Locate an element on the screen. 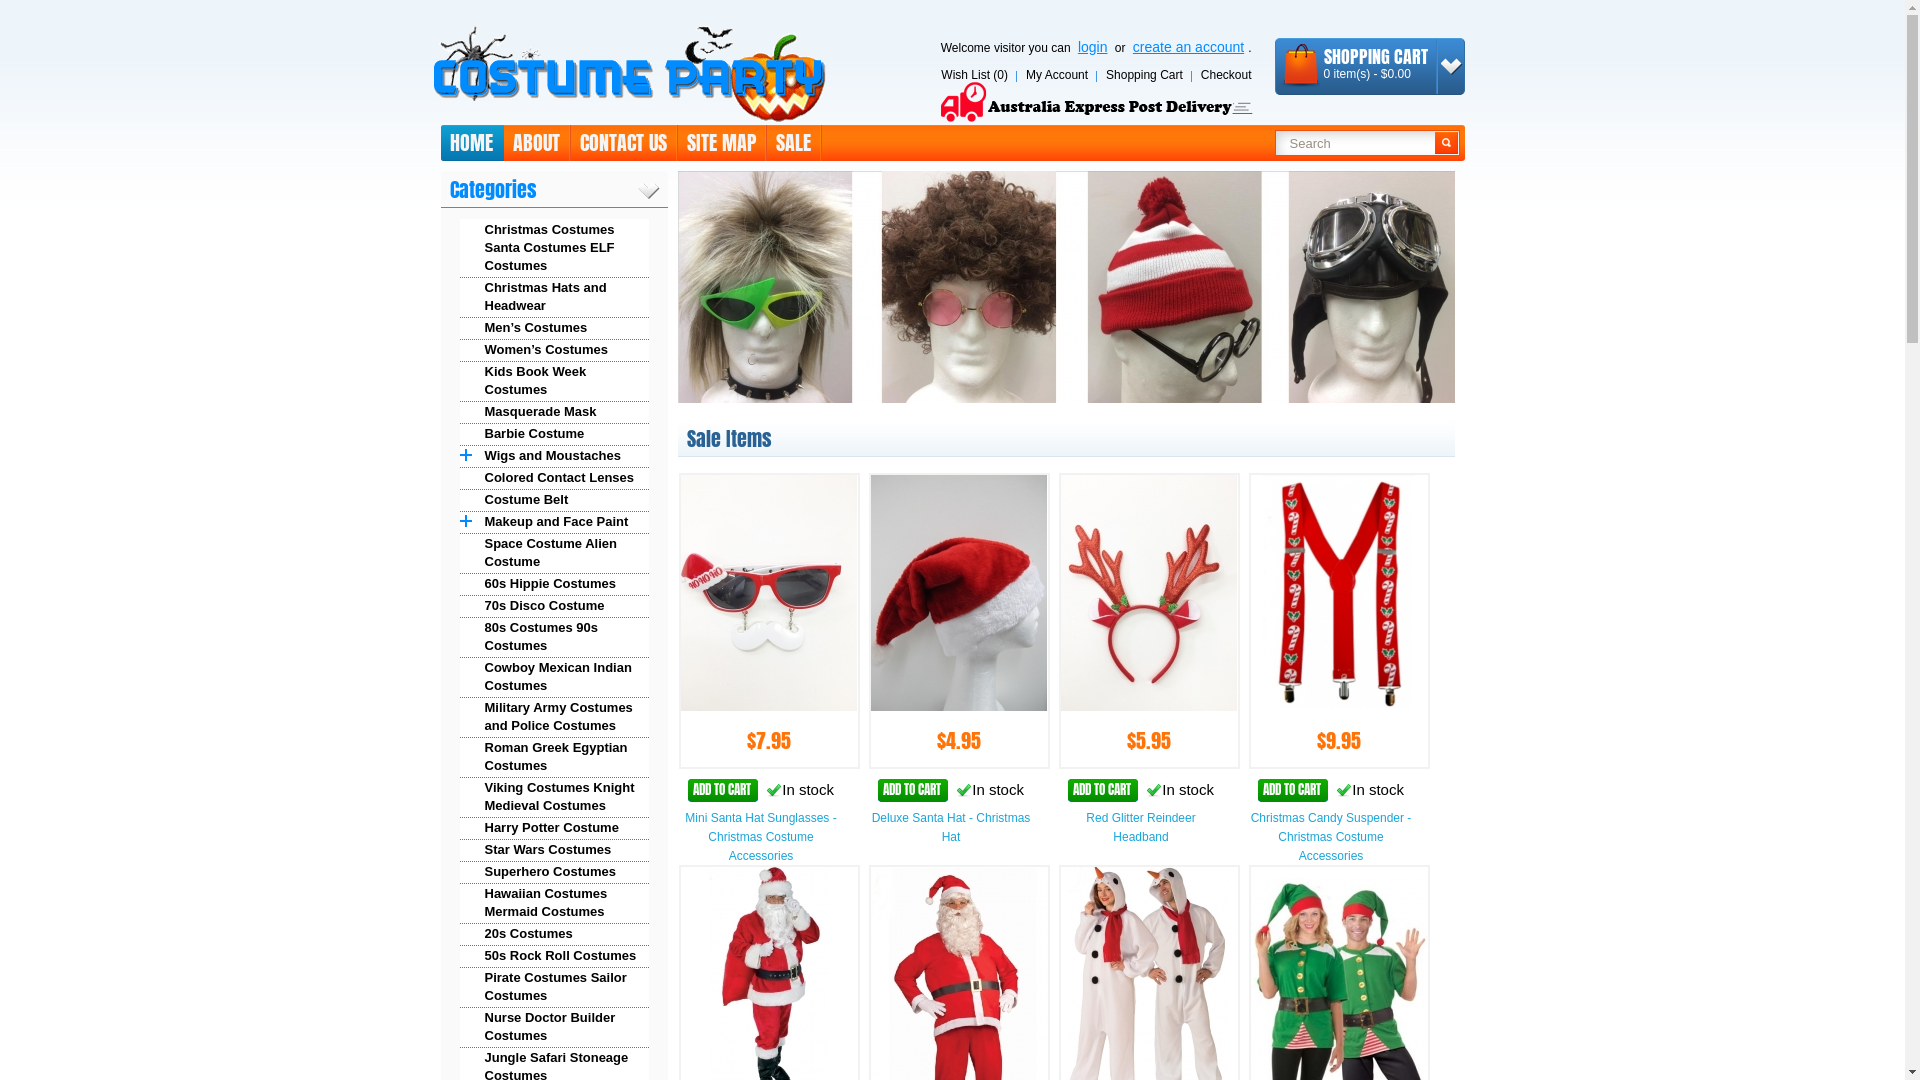  'Nurse Doctor Builder Costumes' is located at coordinates (554, 1026).